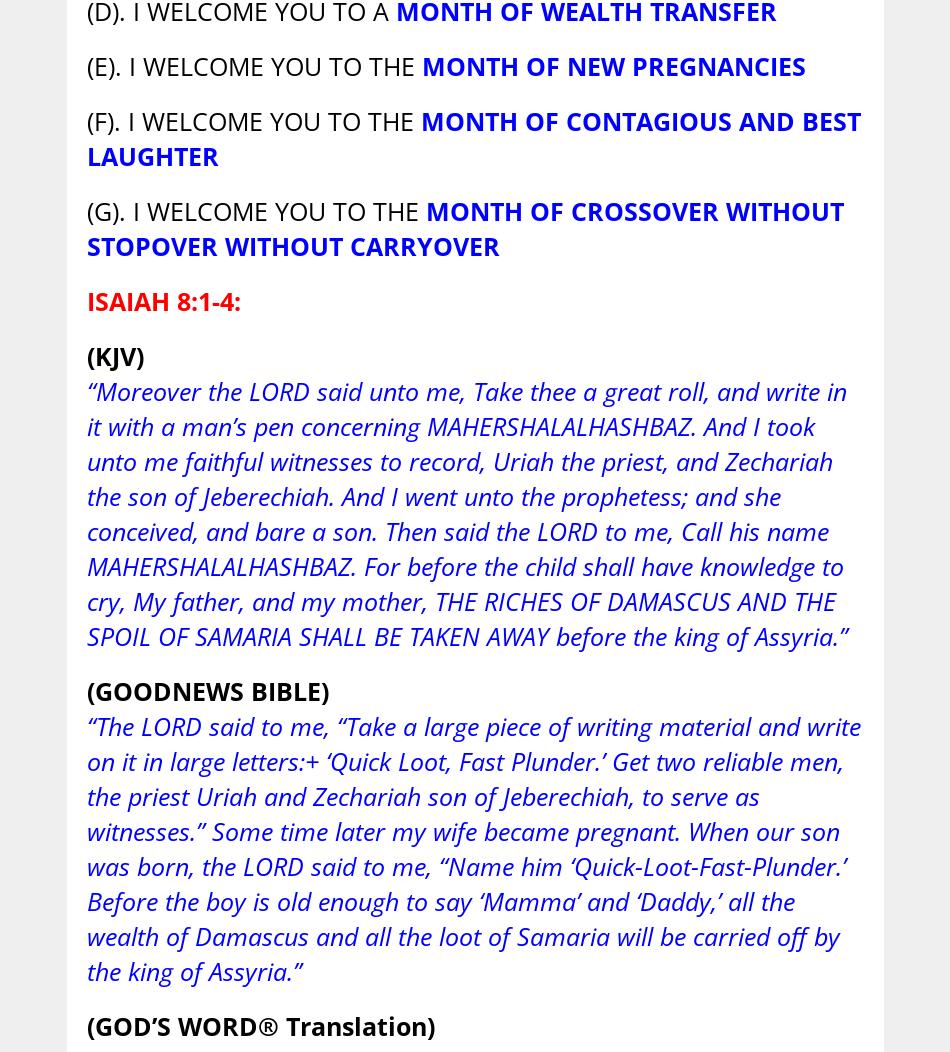  Describe the element at coordinates (472, 847) in the screenshot. I see `'“The LORD said to me, “Take a large piece of writing material and write on it in large letters:+ ‘Quick Loot, Fast Plunder.’ Get two reliable men, the priest Uriah and Zechariah son of Jeberechiah, to serve as witnesses.” Some time later my wife became pregnant. When our son was born, the LORD said to me, “Name him ‘Quick-Loot-Fast-Plunder.’ Before the boy is old enough to say ‘Mamma’ and ‘Daddy,’ all the wealth of Damascus and all the loot of Samaria will be carried off by the king of Assyria.”'` at that location.